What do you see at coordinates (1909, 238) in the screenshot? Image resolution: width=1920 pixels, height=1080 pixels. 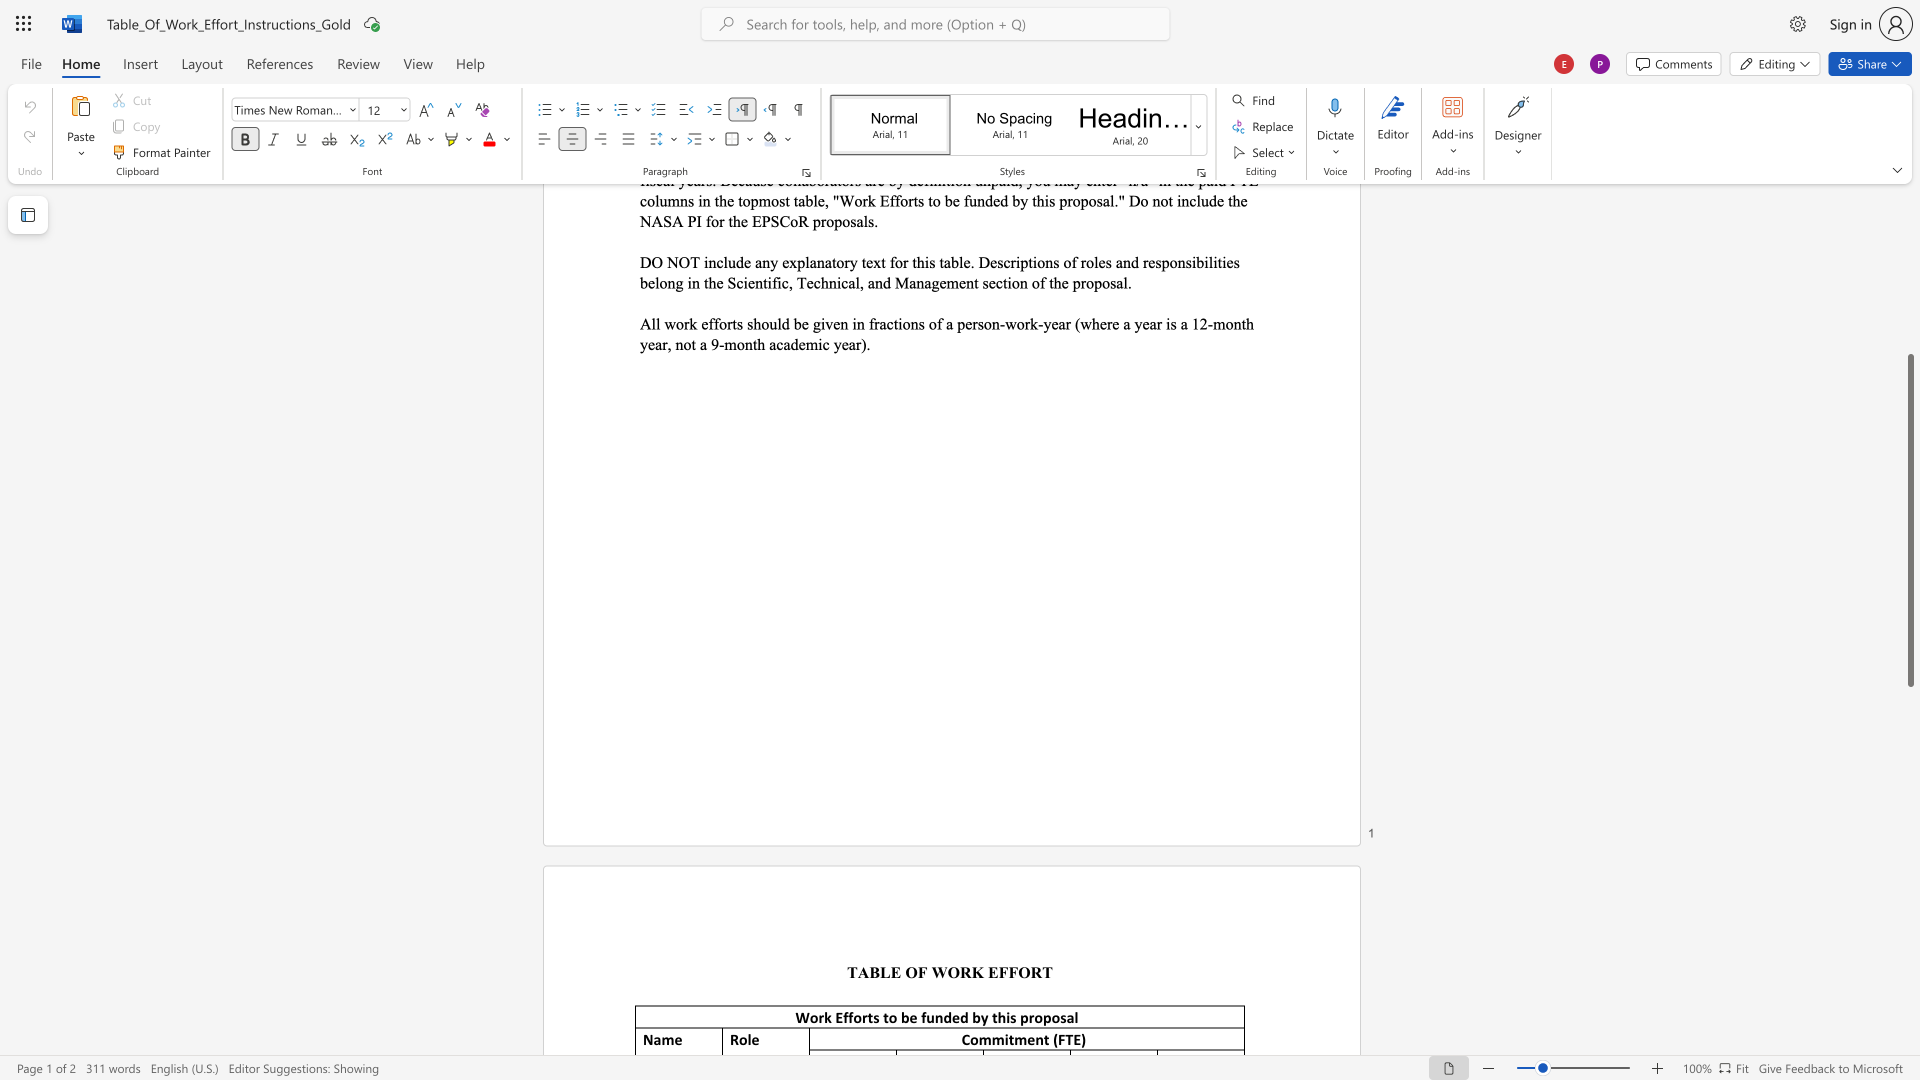 I see `the right-hand scrollbar to ascend the page` at bounding box center [1909, 238].